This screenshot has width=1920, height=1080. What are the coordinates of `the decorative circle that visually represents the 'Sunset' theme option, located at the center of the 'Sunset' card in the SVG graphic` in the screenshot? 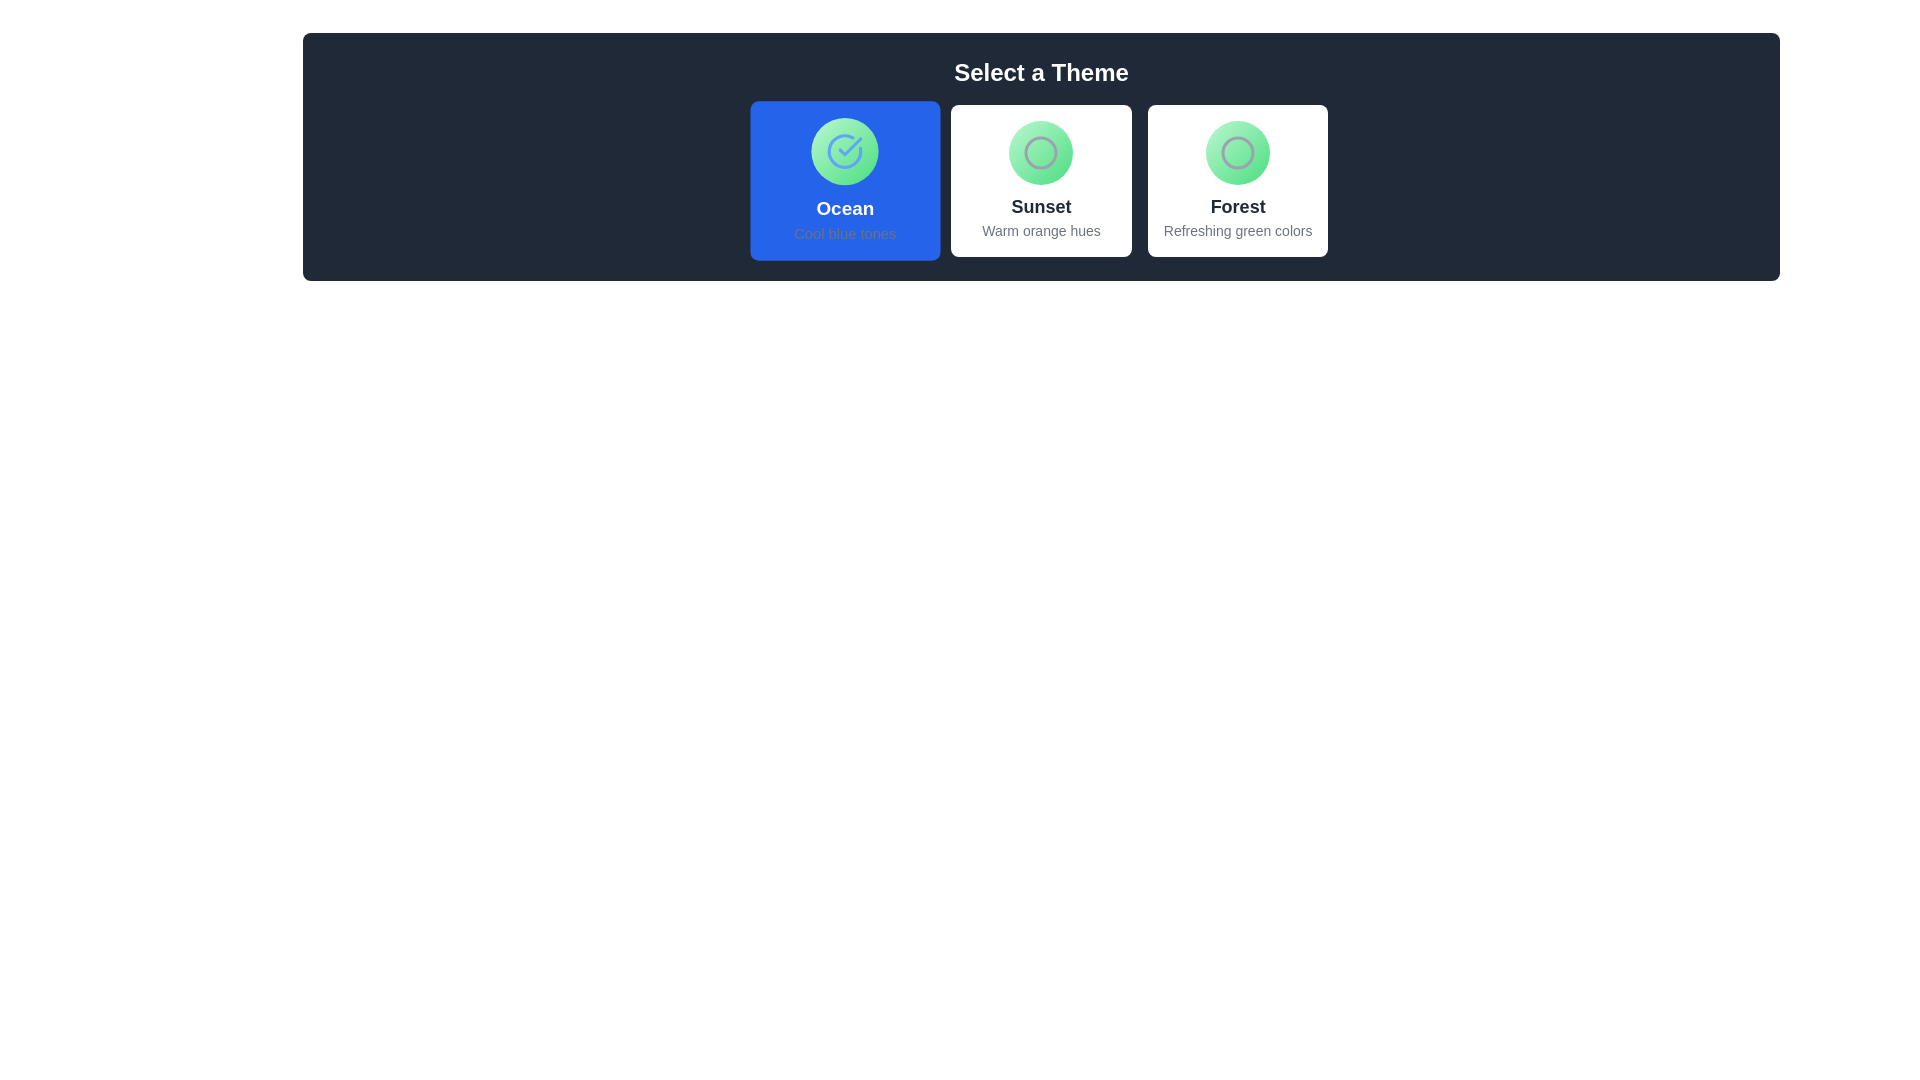 It's located at (1040, 152).